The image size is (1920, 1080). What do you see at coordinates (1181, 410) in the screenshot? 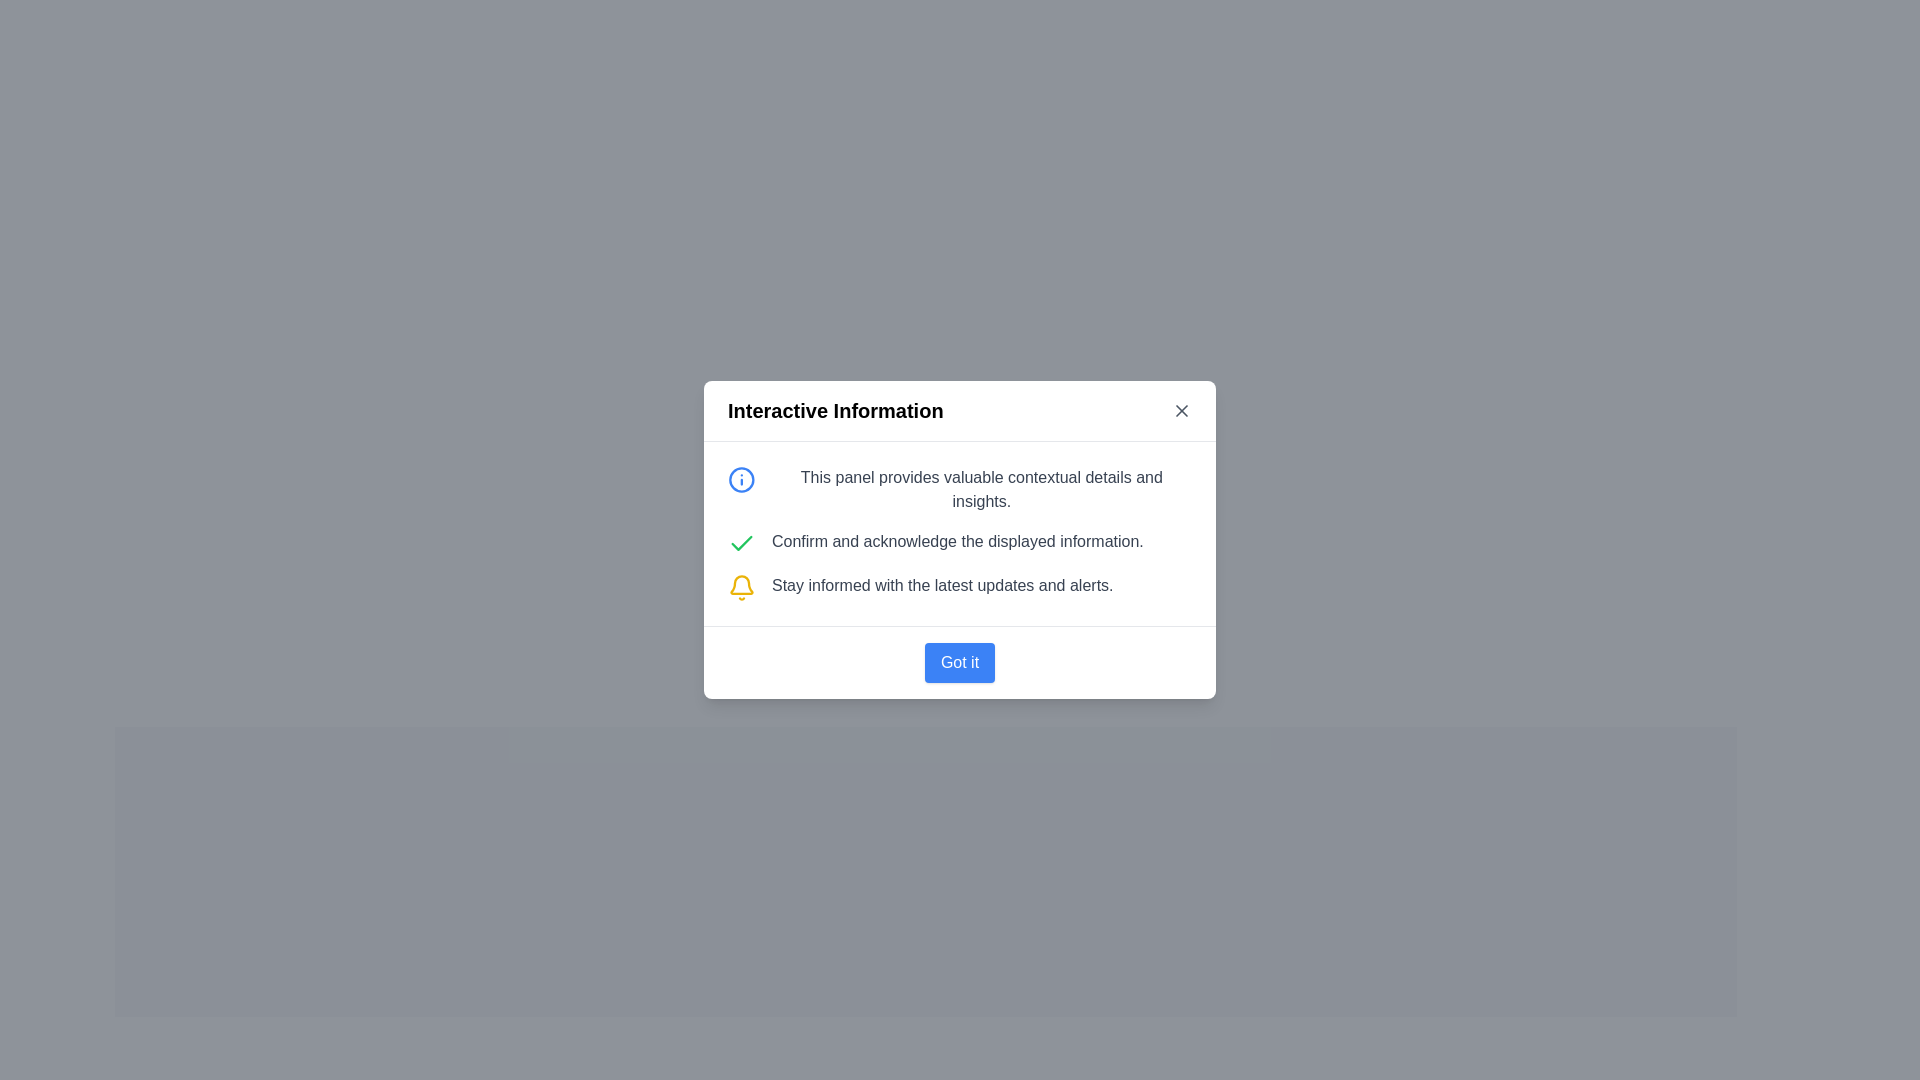
I see `the close button located in the top-right corner of the modal panel labeled 'Interactive Information'` at bounding box center [1181, 410].